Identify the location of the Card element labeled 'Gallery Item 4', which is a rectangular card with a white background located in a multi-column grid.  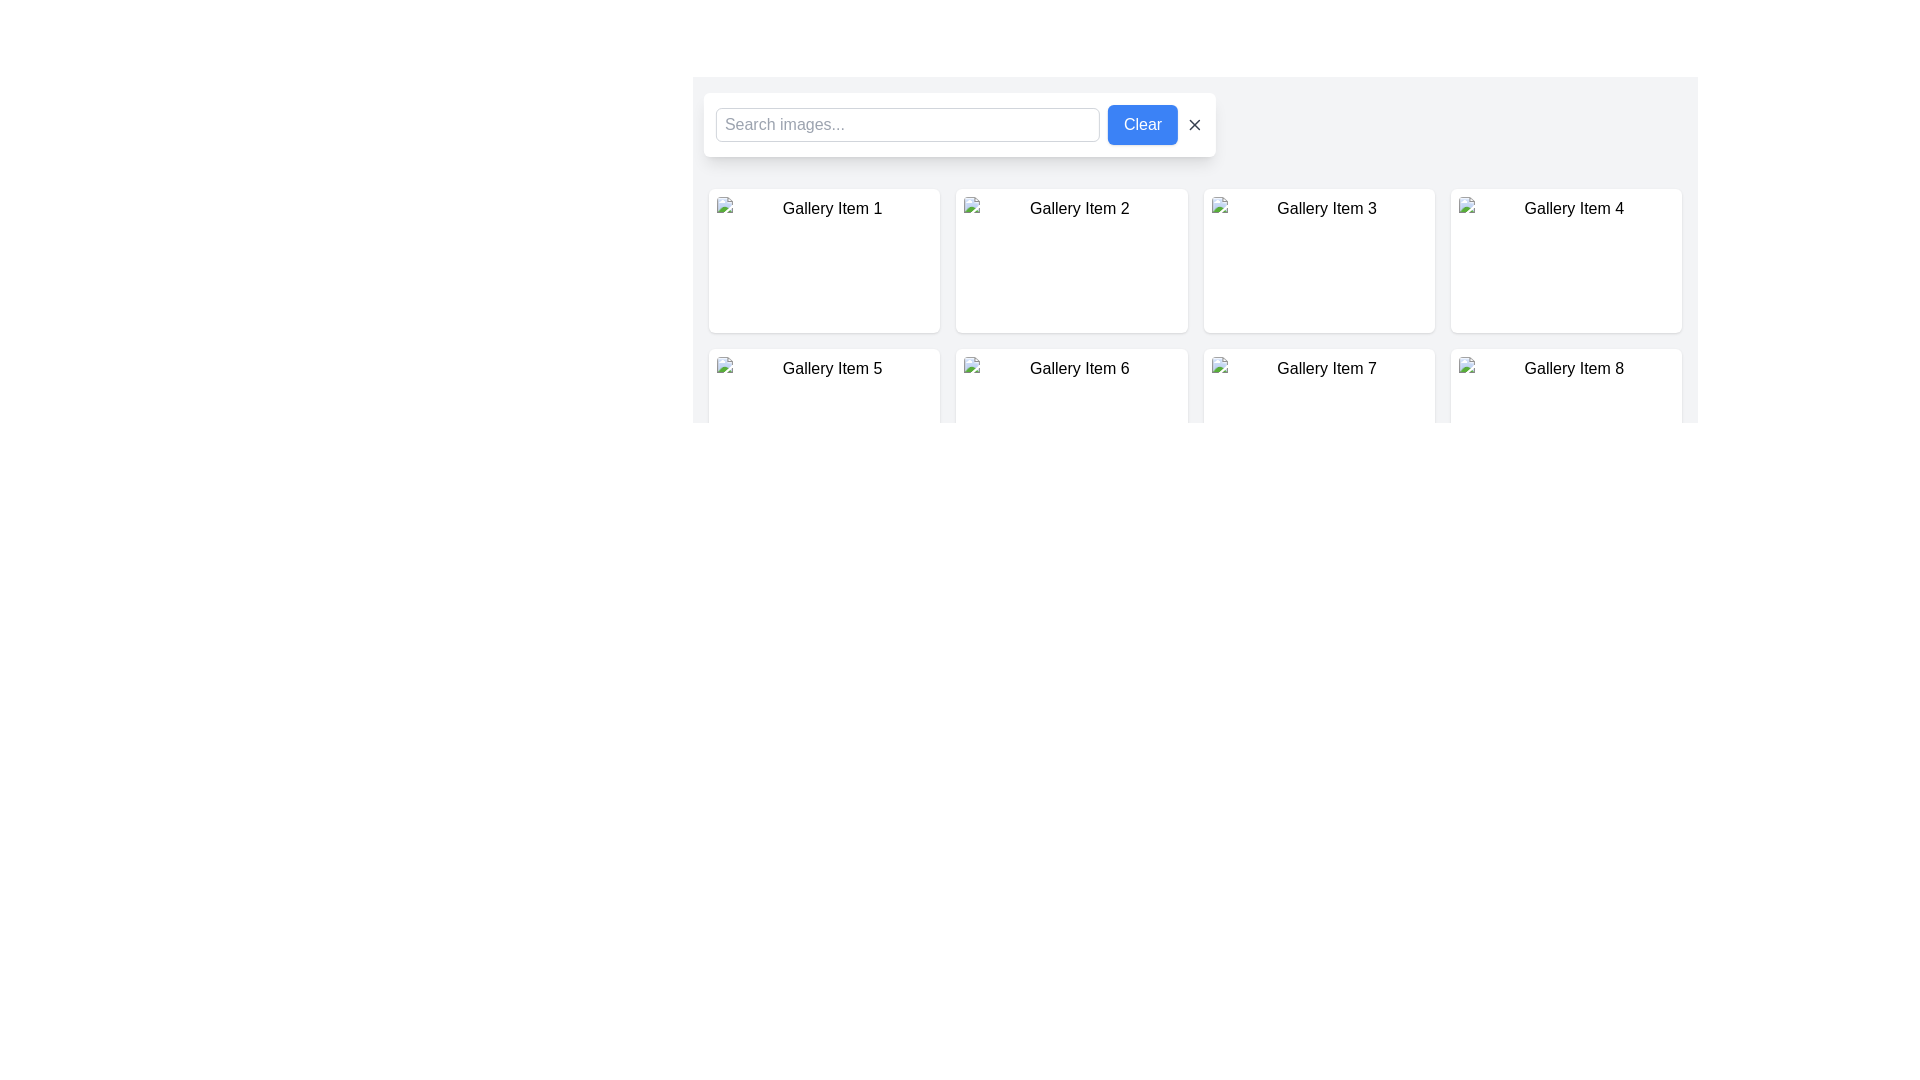
(1565, 260).